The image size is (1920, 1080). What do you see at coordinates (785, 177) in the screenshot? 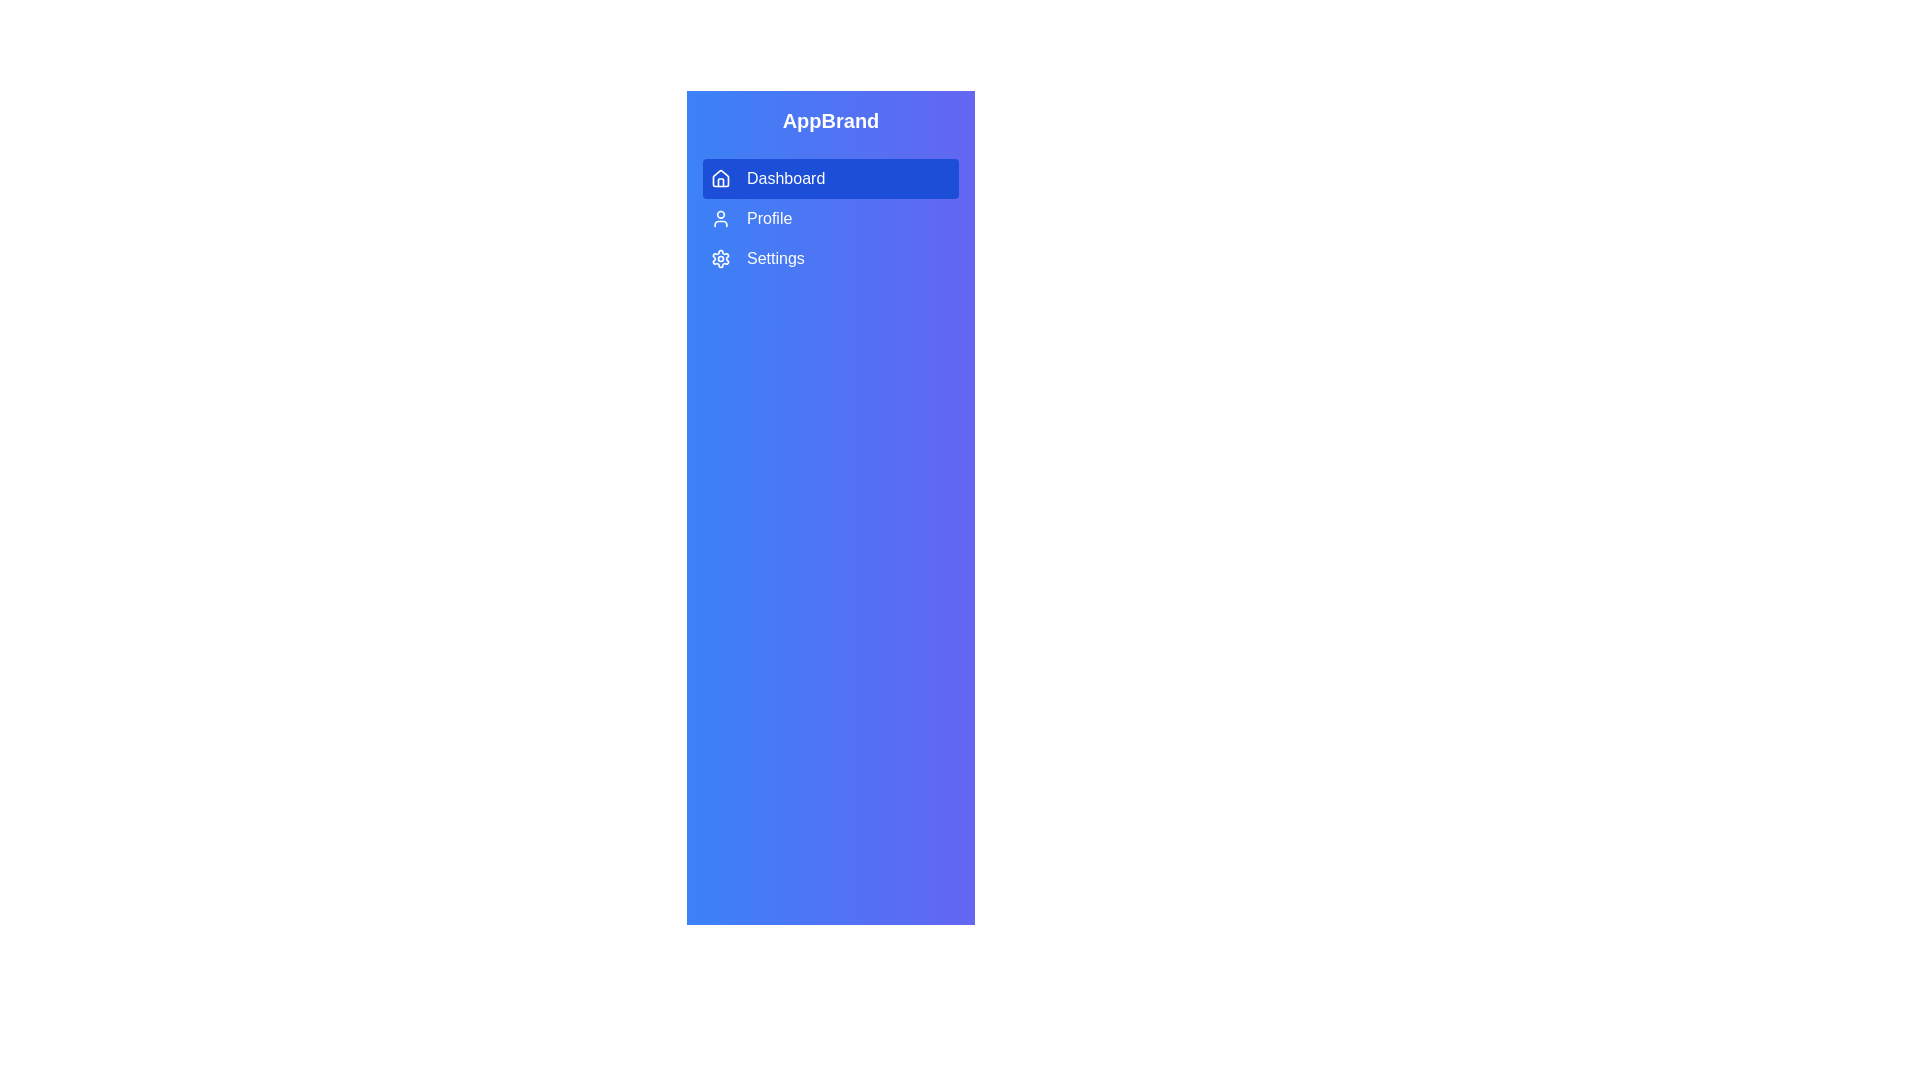
I see `the 'Dashboard' text label in the vertical navigation menu, which is the first option aligned with a house icon` at bounding box center [785, 177].